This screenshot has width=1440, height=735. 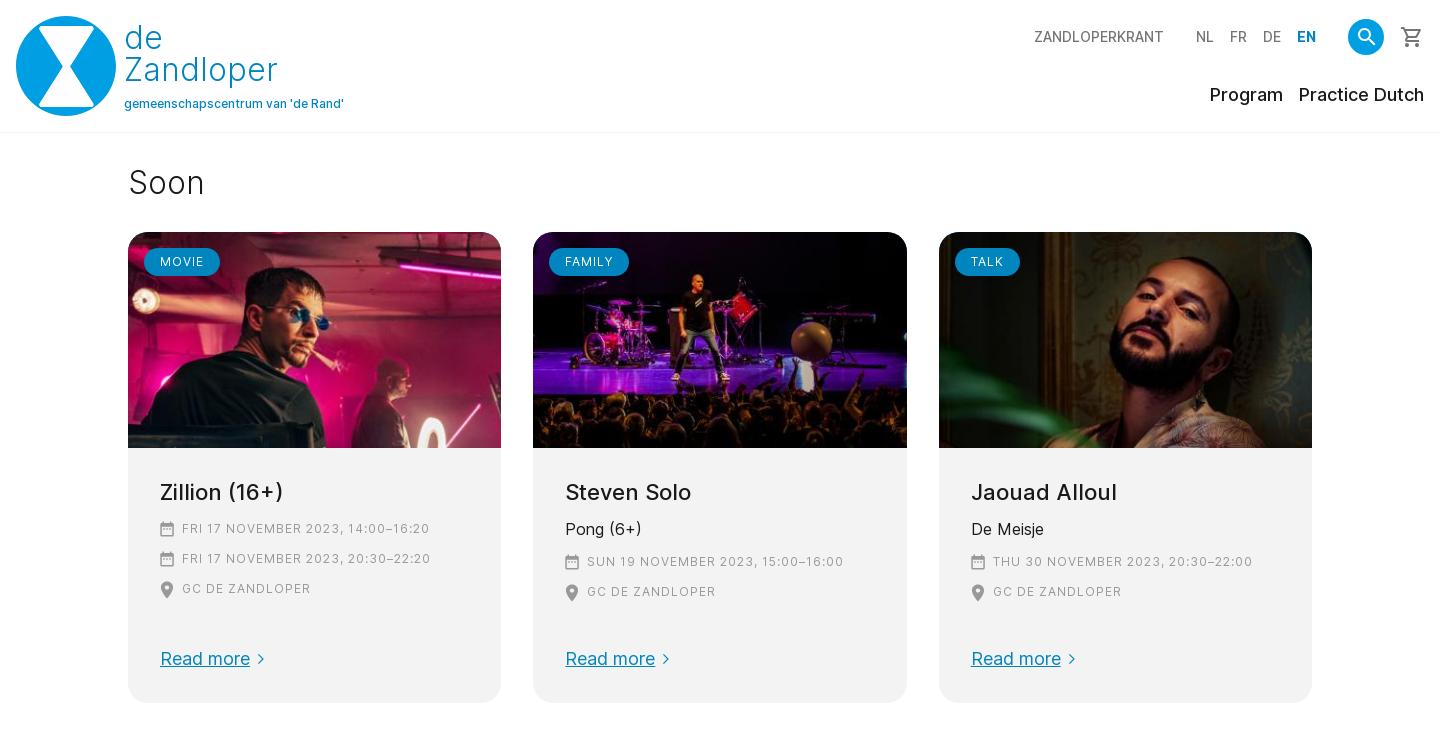 I want to click on 'Fri 17 November 2023, 14:00–16:20', so click(x=306, y=526).